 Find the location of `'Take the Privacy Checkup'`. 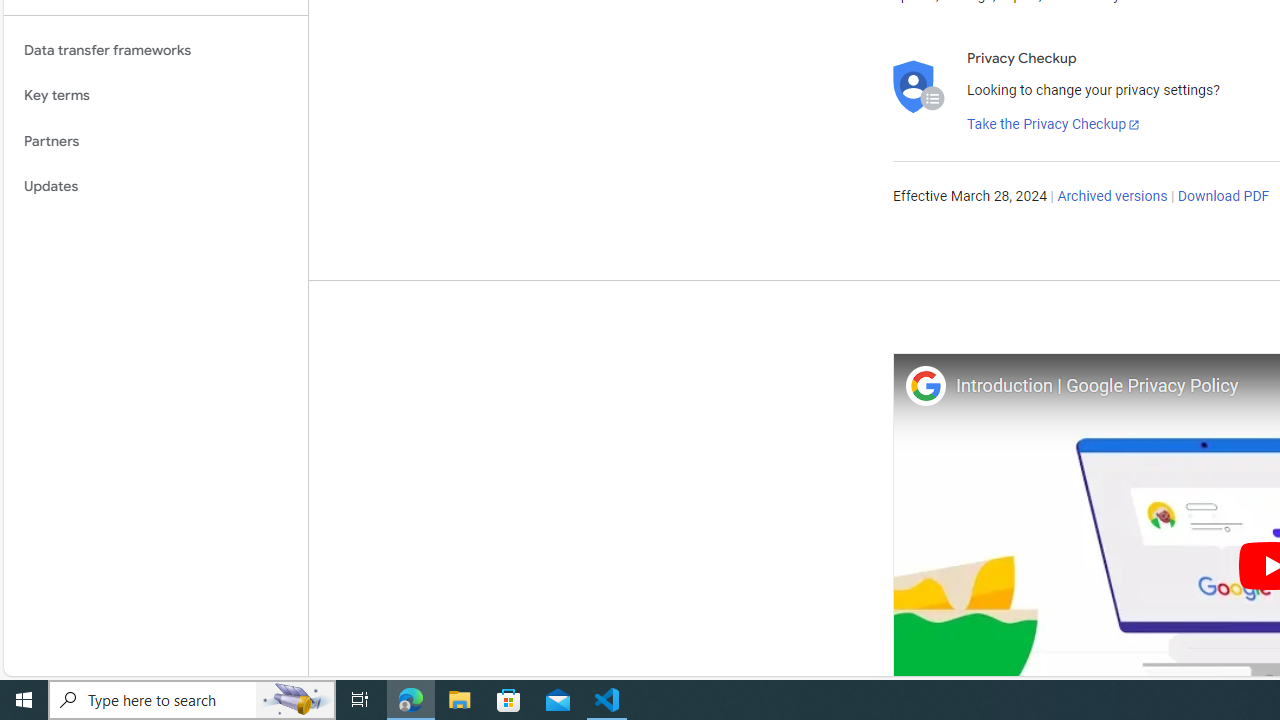

'Take the Privacy Checkup' is located at coordinates (1052, 124).